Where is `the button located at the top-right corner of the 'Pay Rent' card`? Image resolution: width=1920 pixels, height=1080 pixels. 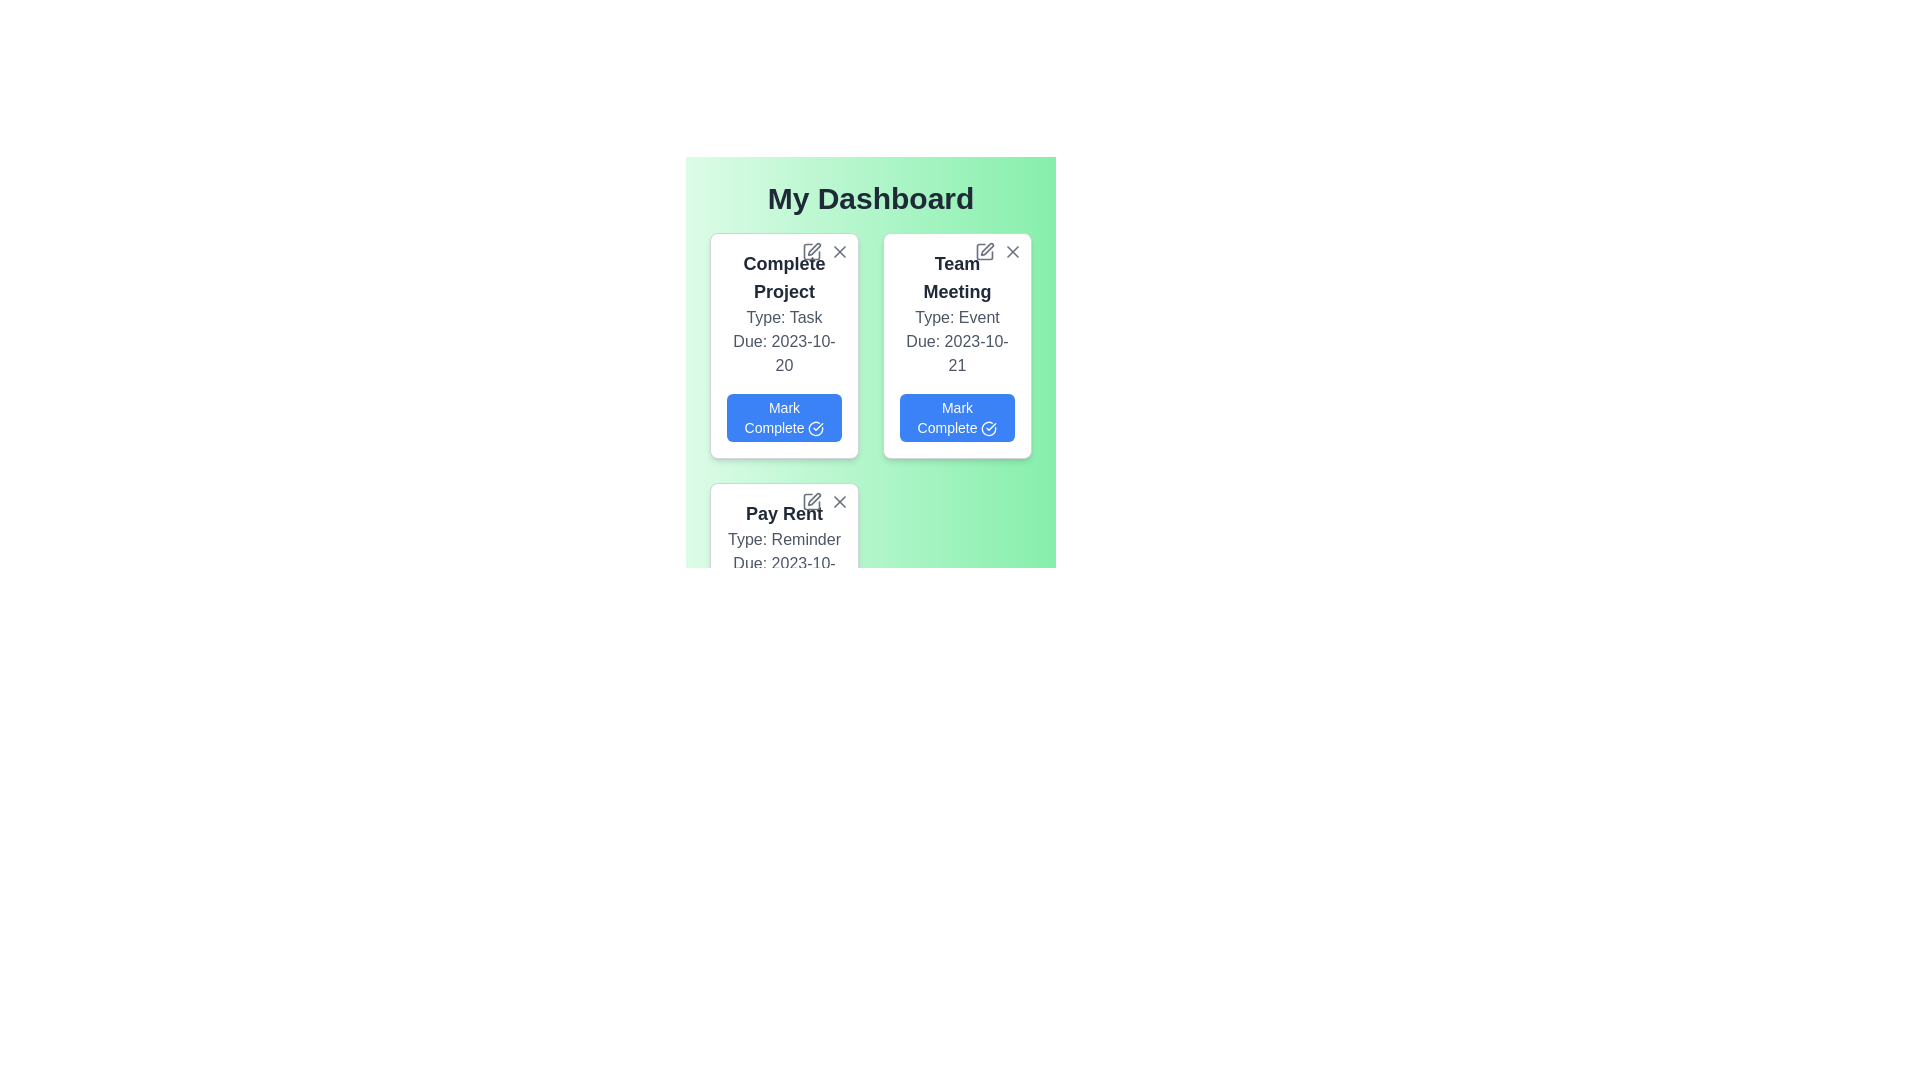
the button located at the top-right corner of the 'Pay Rent' card is located at coordinates (840, 500).